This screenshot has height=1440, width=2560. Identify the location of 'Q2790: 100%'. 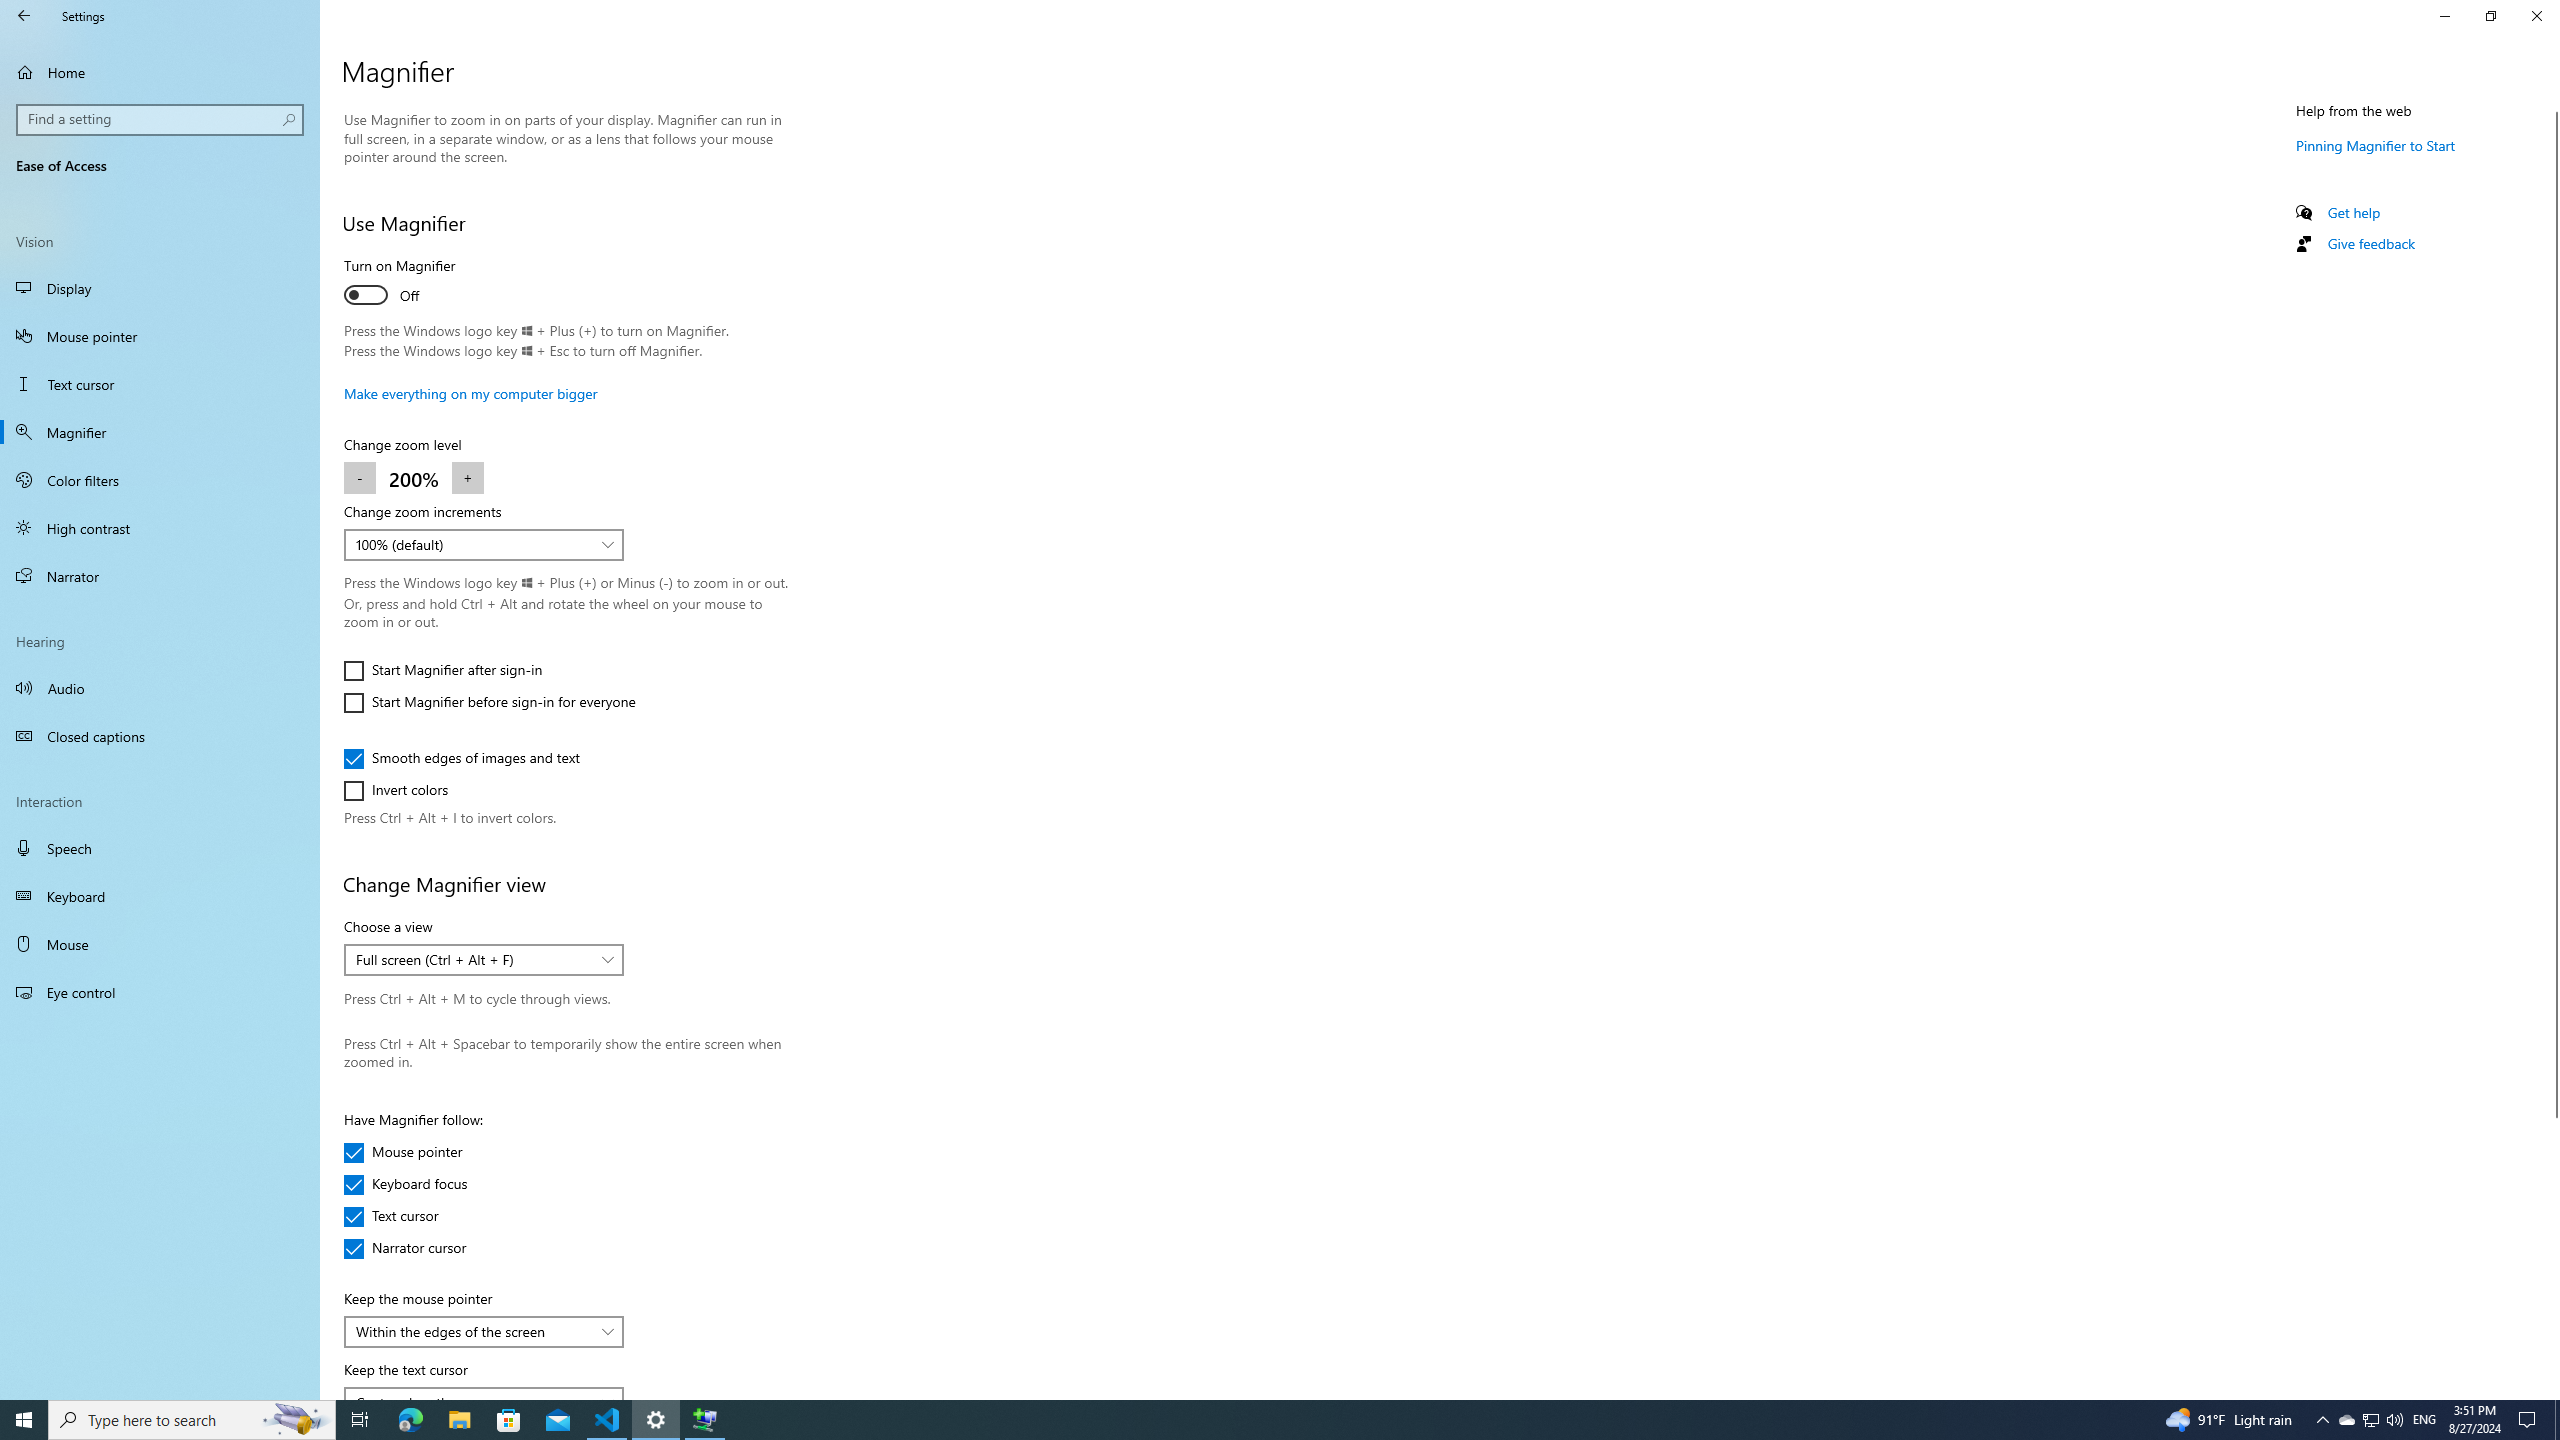
(2393, 1418).